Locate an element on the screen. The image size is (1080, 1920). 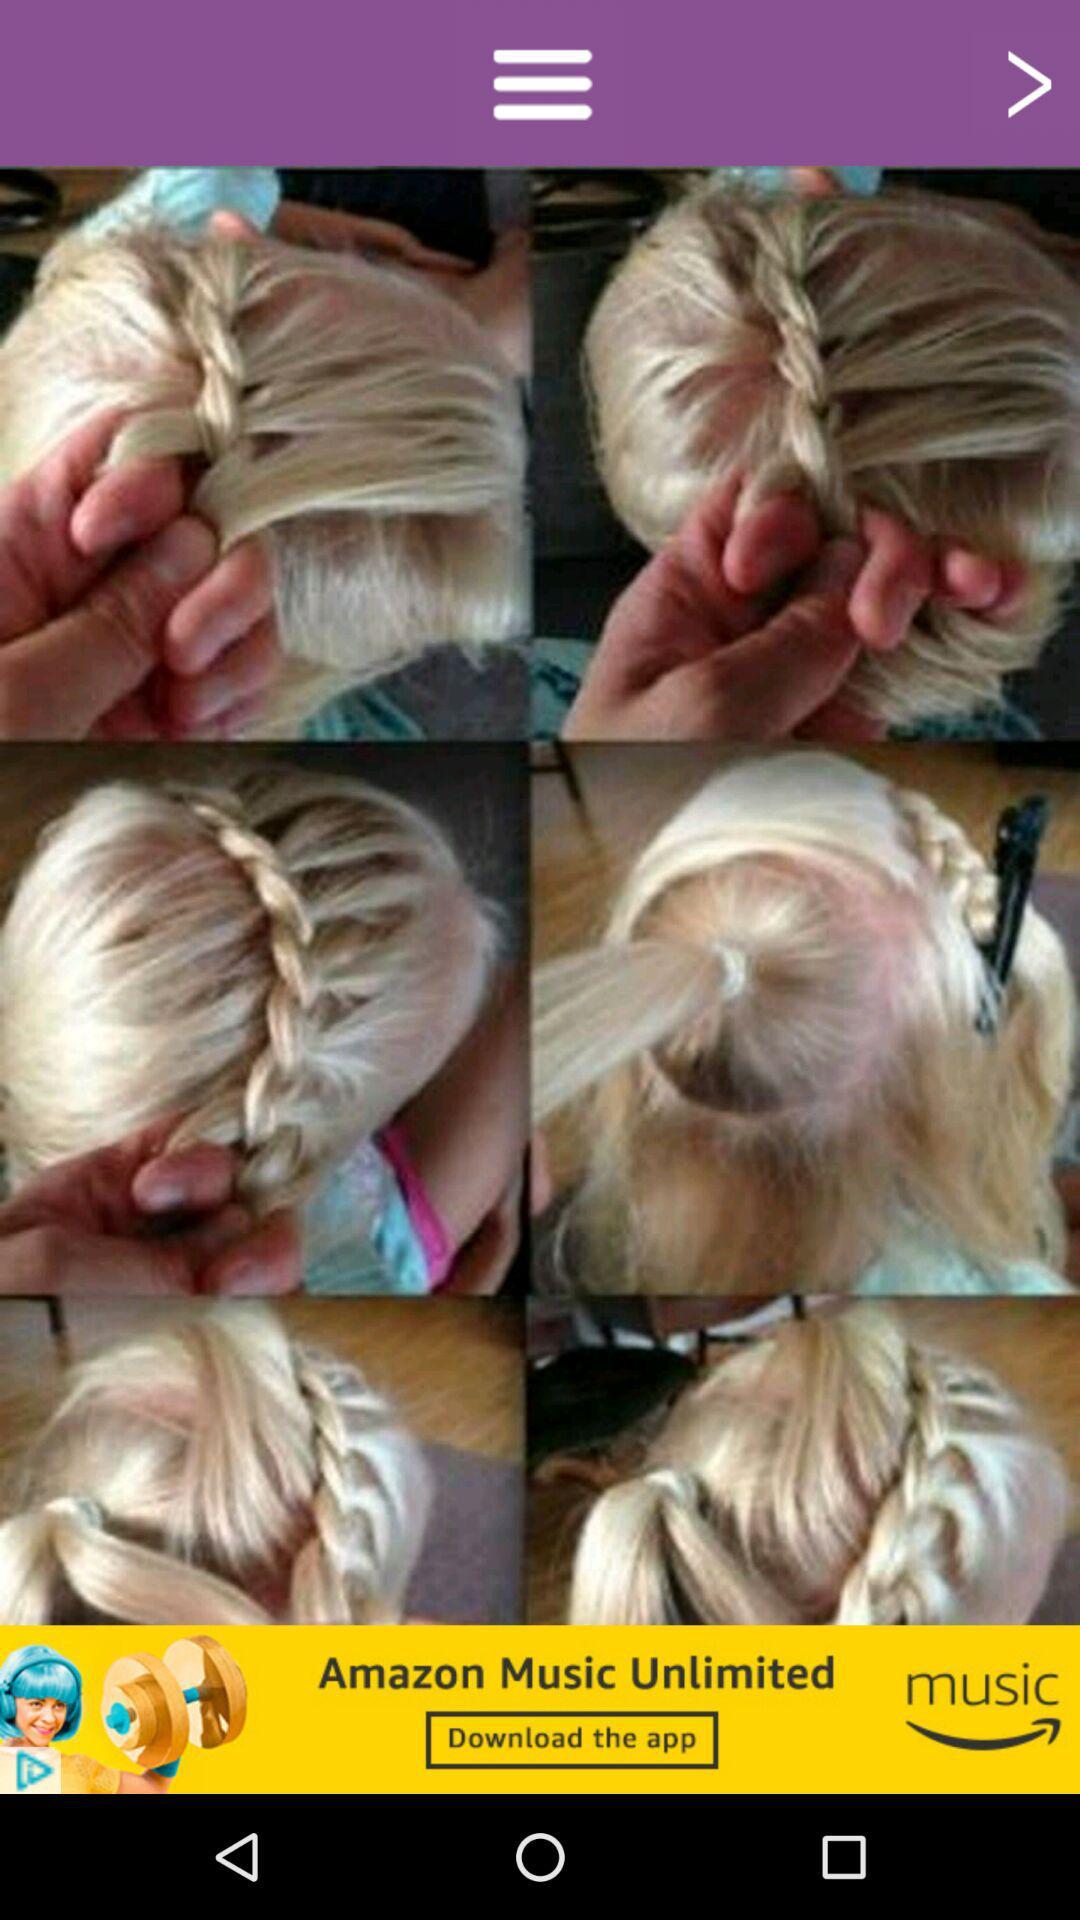
the menu icon is located at coordinates (540, 87).